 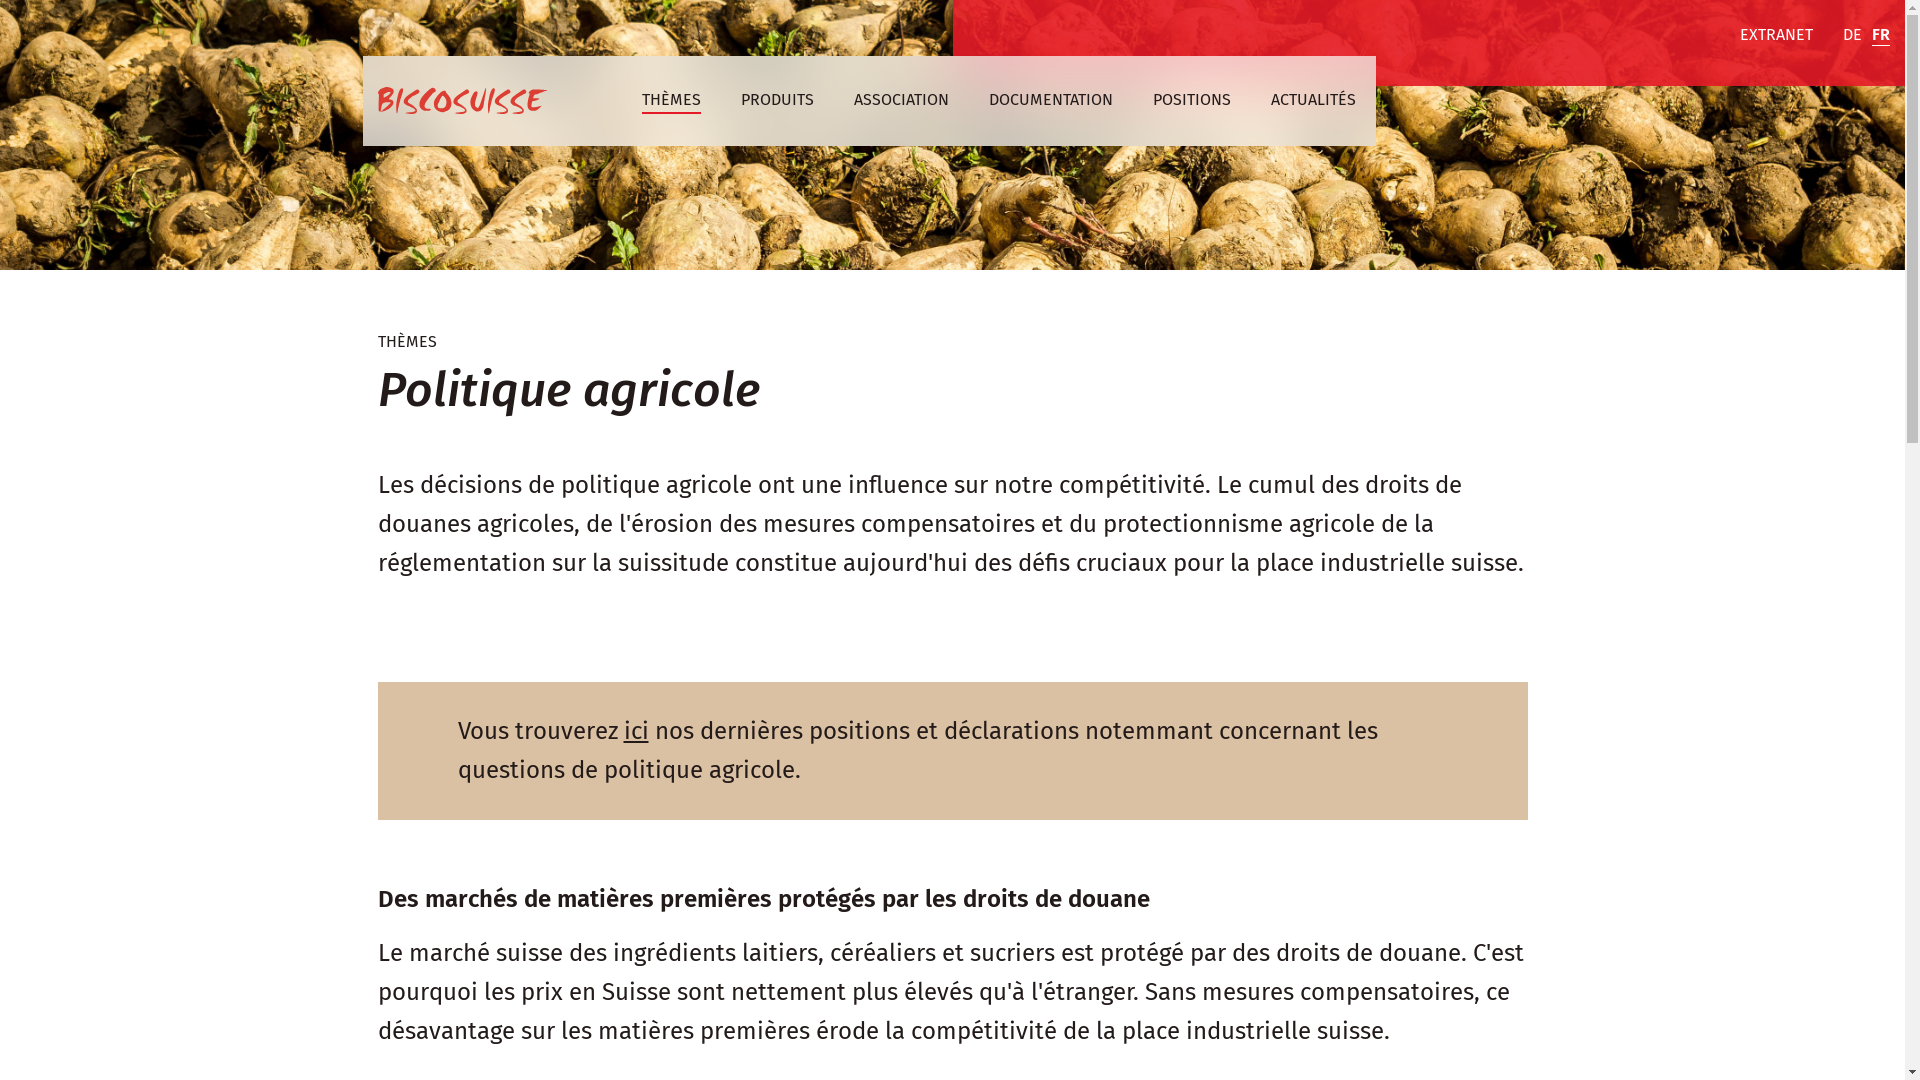 I want to click on 'PRODUITS', so click(x=775, y=100).